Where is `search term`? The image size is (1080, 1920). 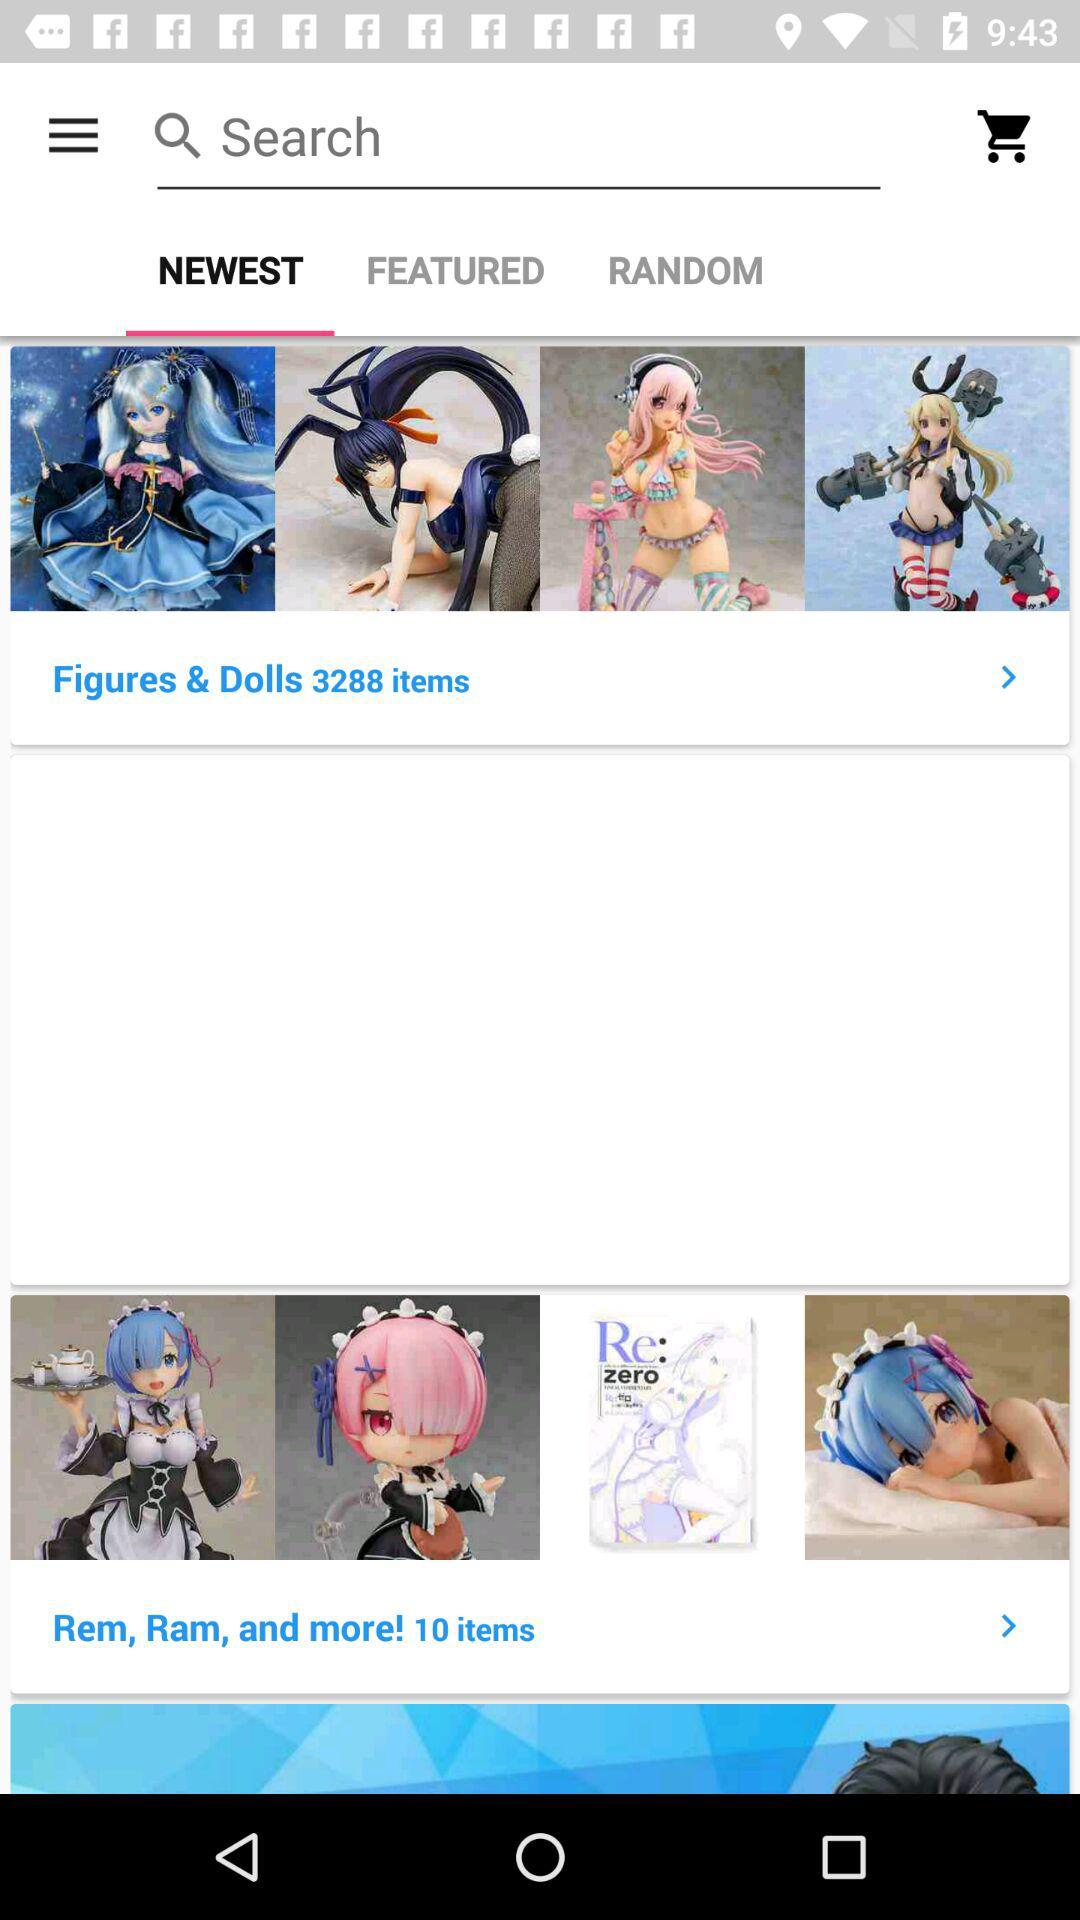
search term is located at coordinates (518, 135).